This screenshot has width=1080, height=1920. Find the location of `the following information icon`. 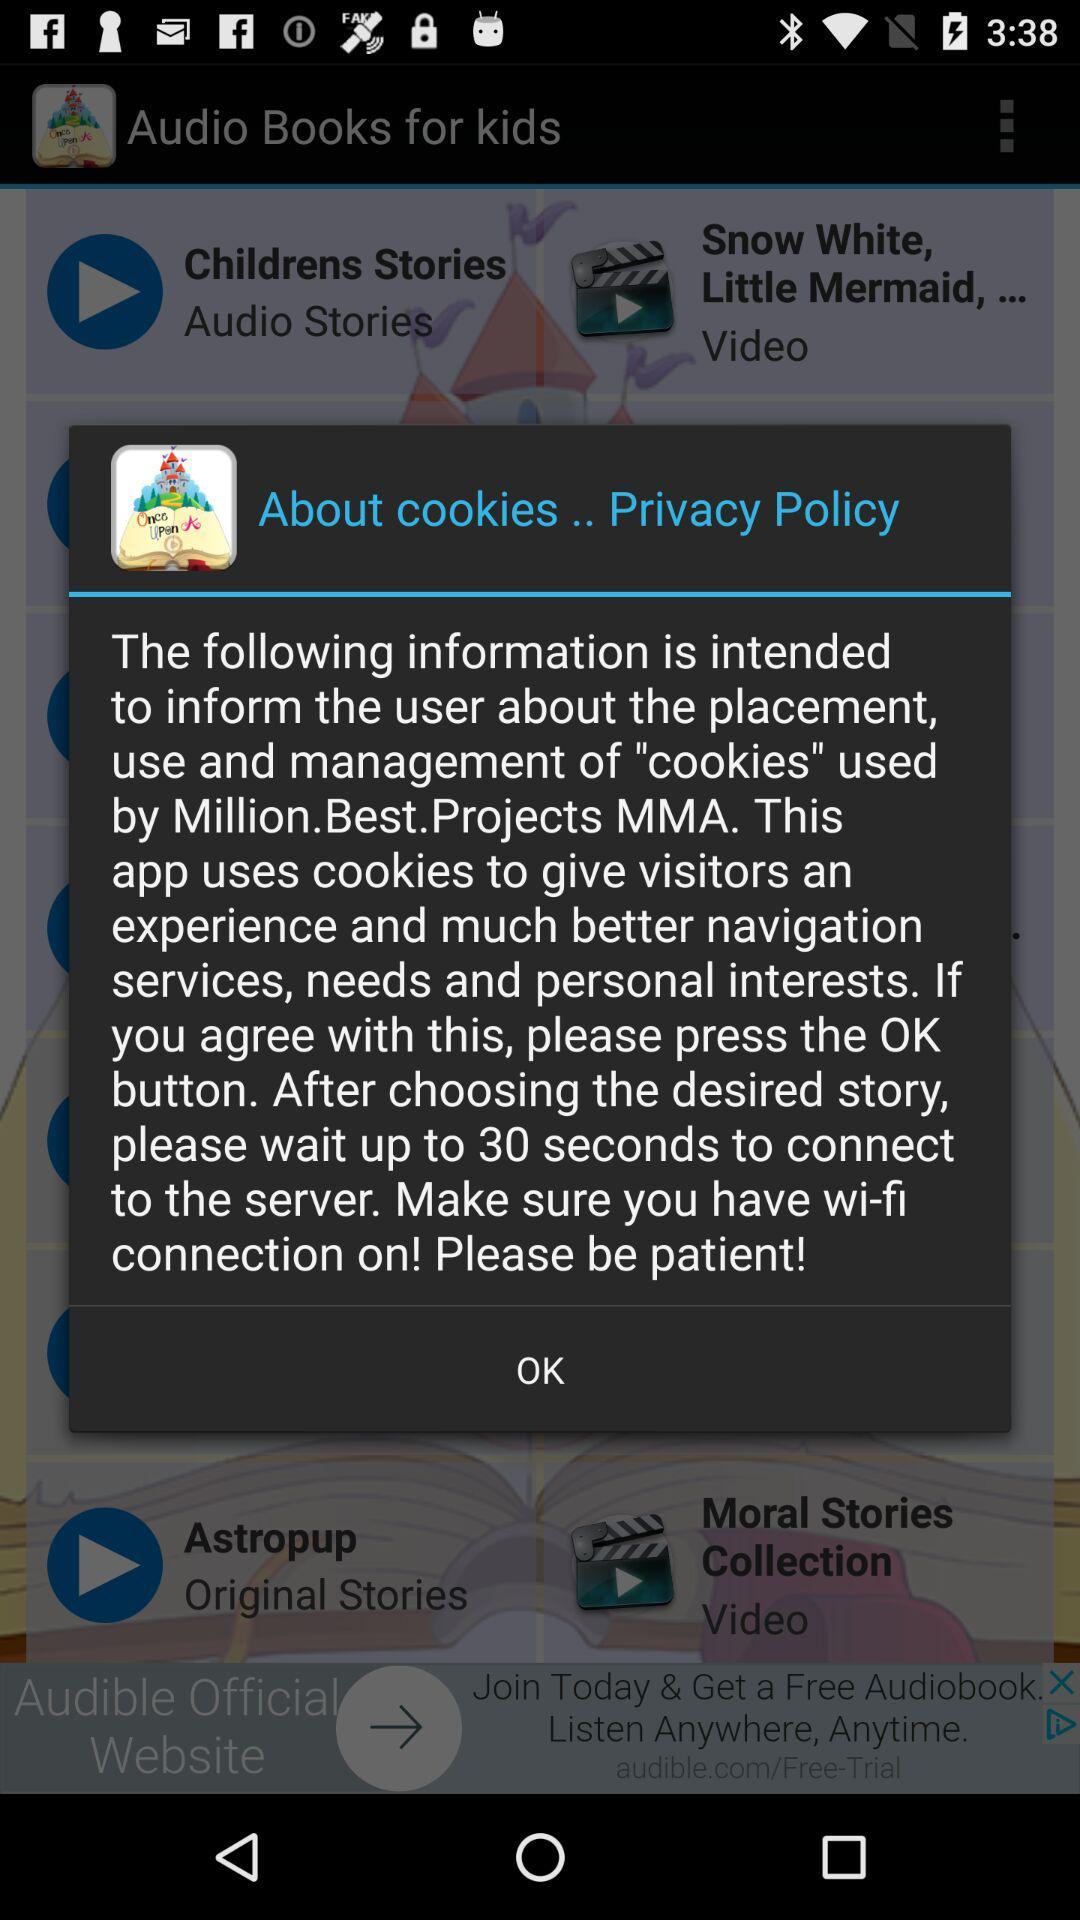

the following information icon is located at coordinates (540, 949).